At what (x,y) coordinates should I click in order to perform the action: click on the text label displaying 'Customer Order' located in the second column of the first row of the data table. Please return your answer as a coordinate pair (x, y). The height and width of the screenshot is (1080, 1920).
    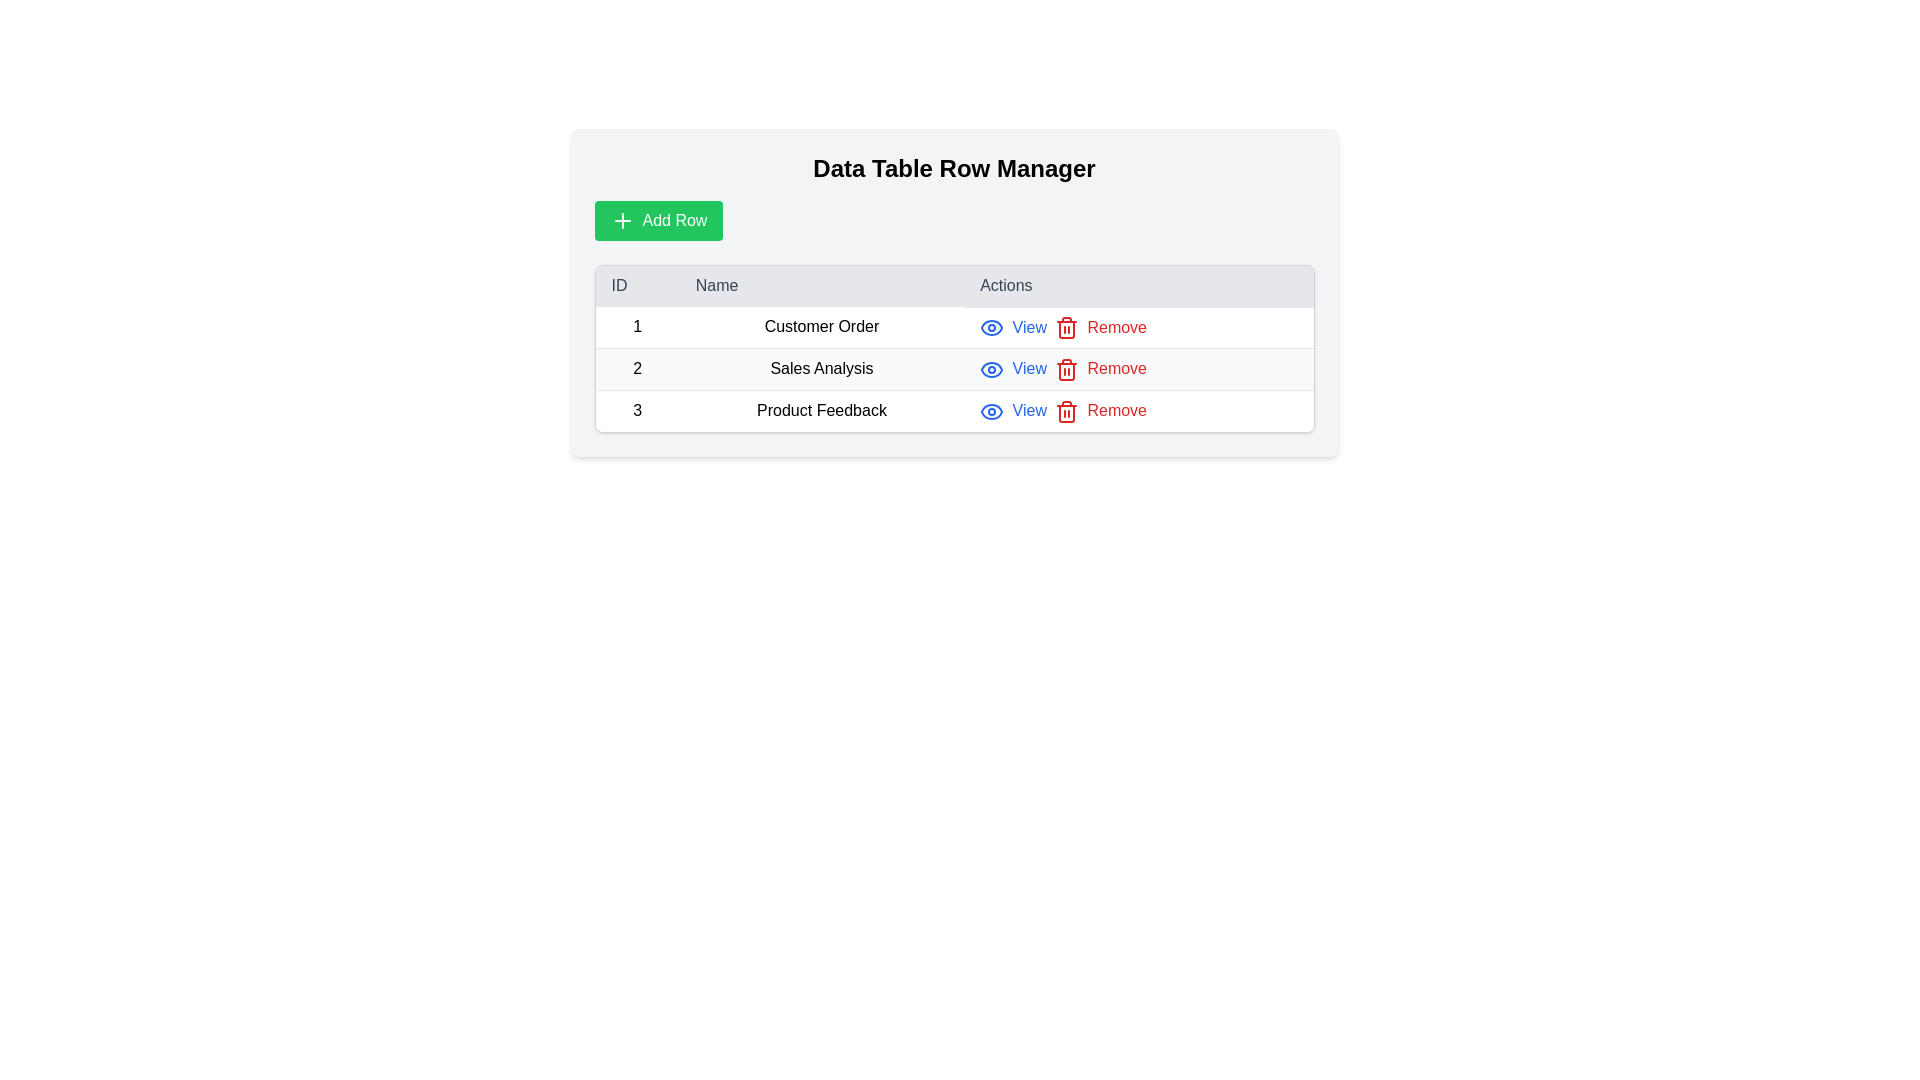
    Looking at the image, I should click on (821, 326).